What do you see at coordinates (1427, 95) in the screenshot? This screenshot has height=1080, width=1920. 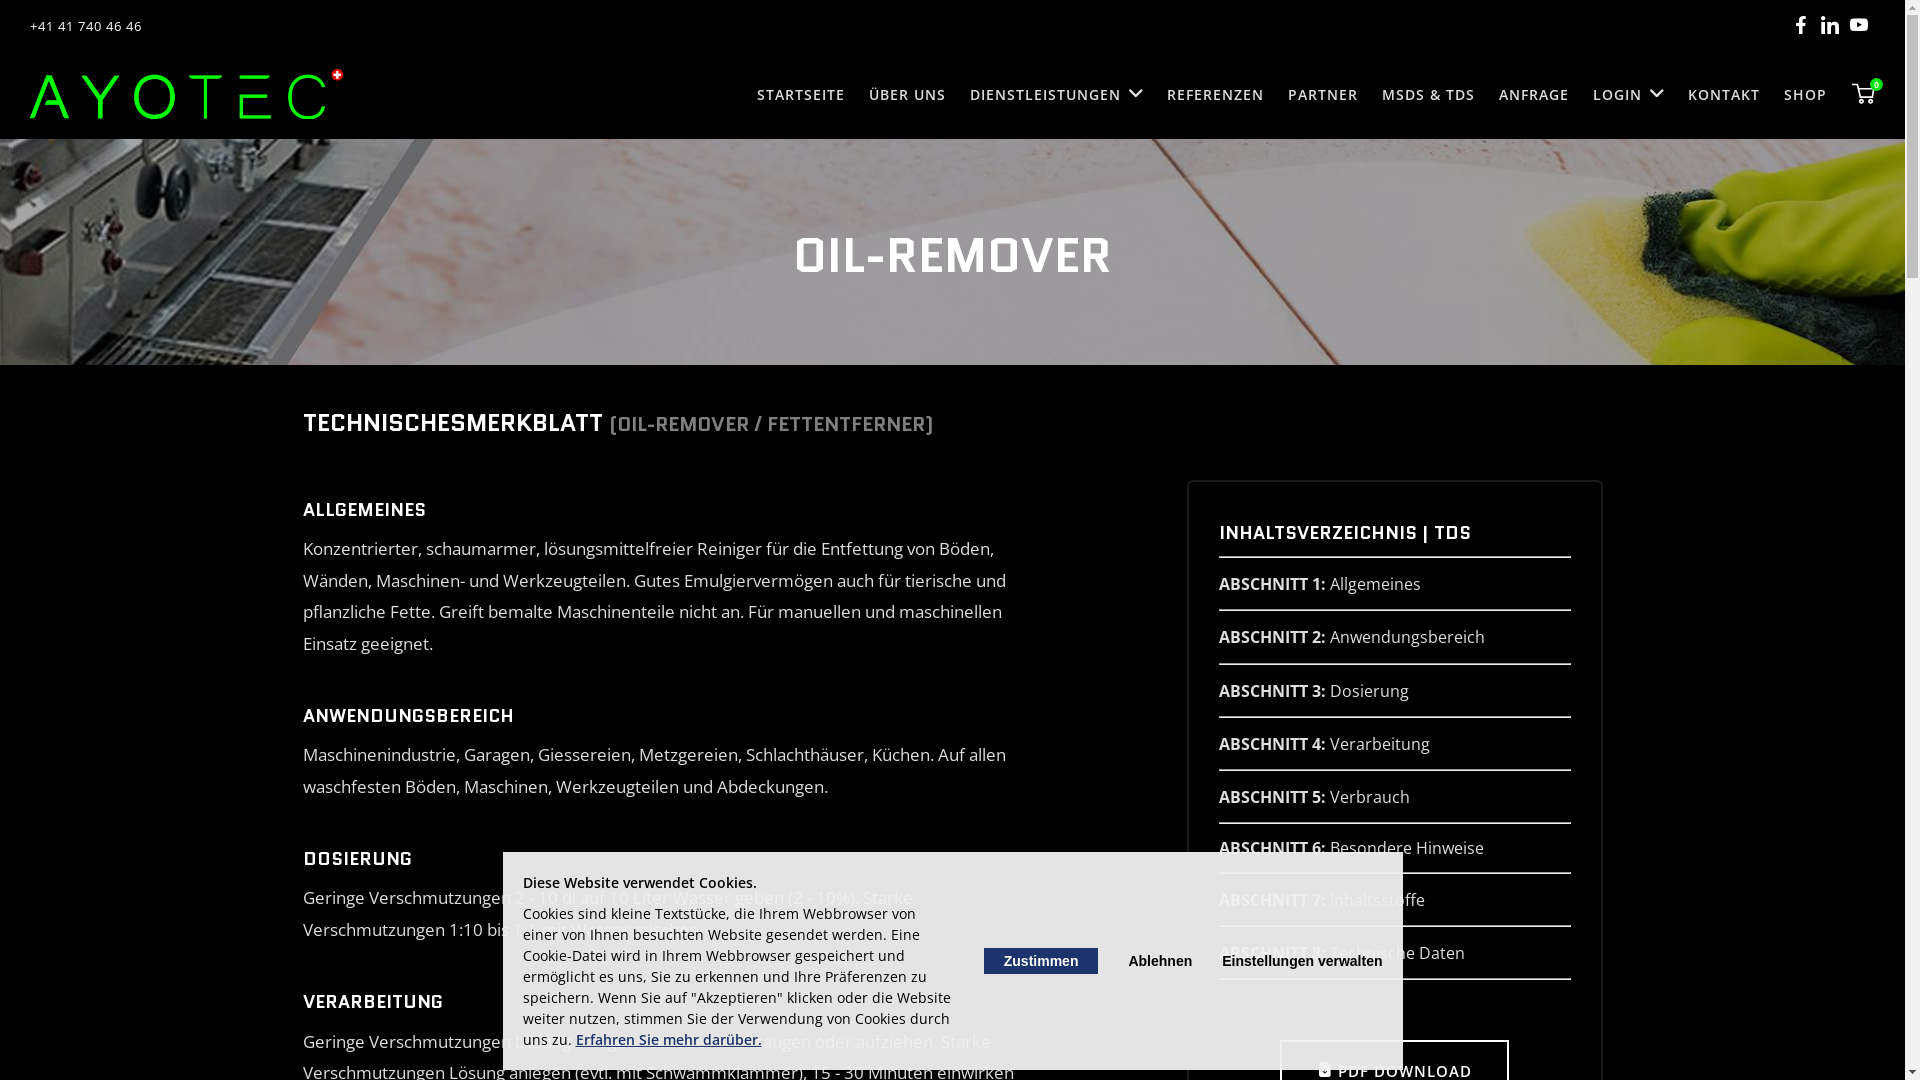 I see `'MSDS & TDS'` at bounding box center [1427, 95].